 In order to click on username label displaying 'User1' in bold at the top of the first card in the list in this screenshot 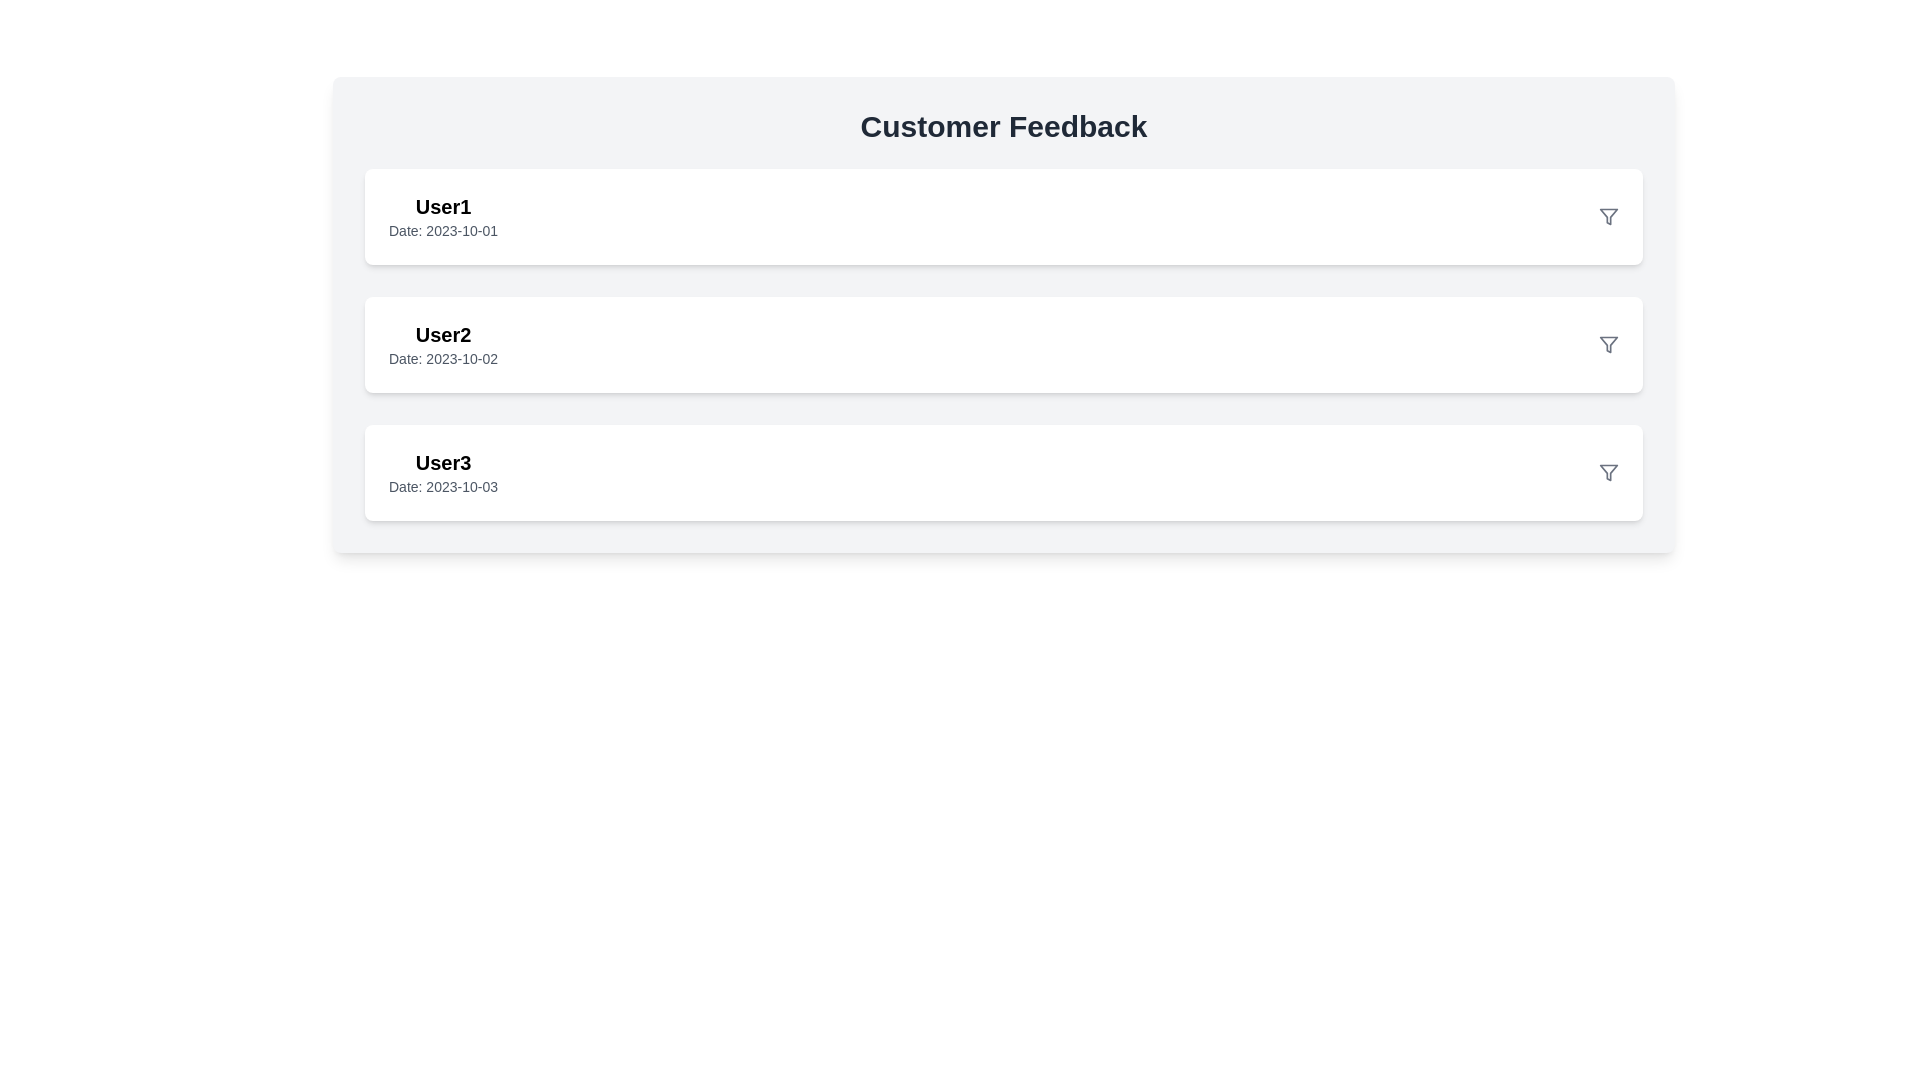, I will do `click(442, 207)`.